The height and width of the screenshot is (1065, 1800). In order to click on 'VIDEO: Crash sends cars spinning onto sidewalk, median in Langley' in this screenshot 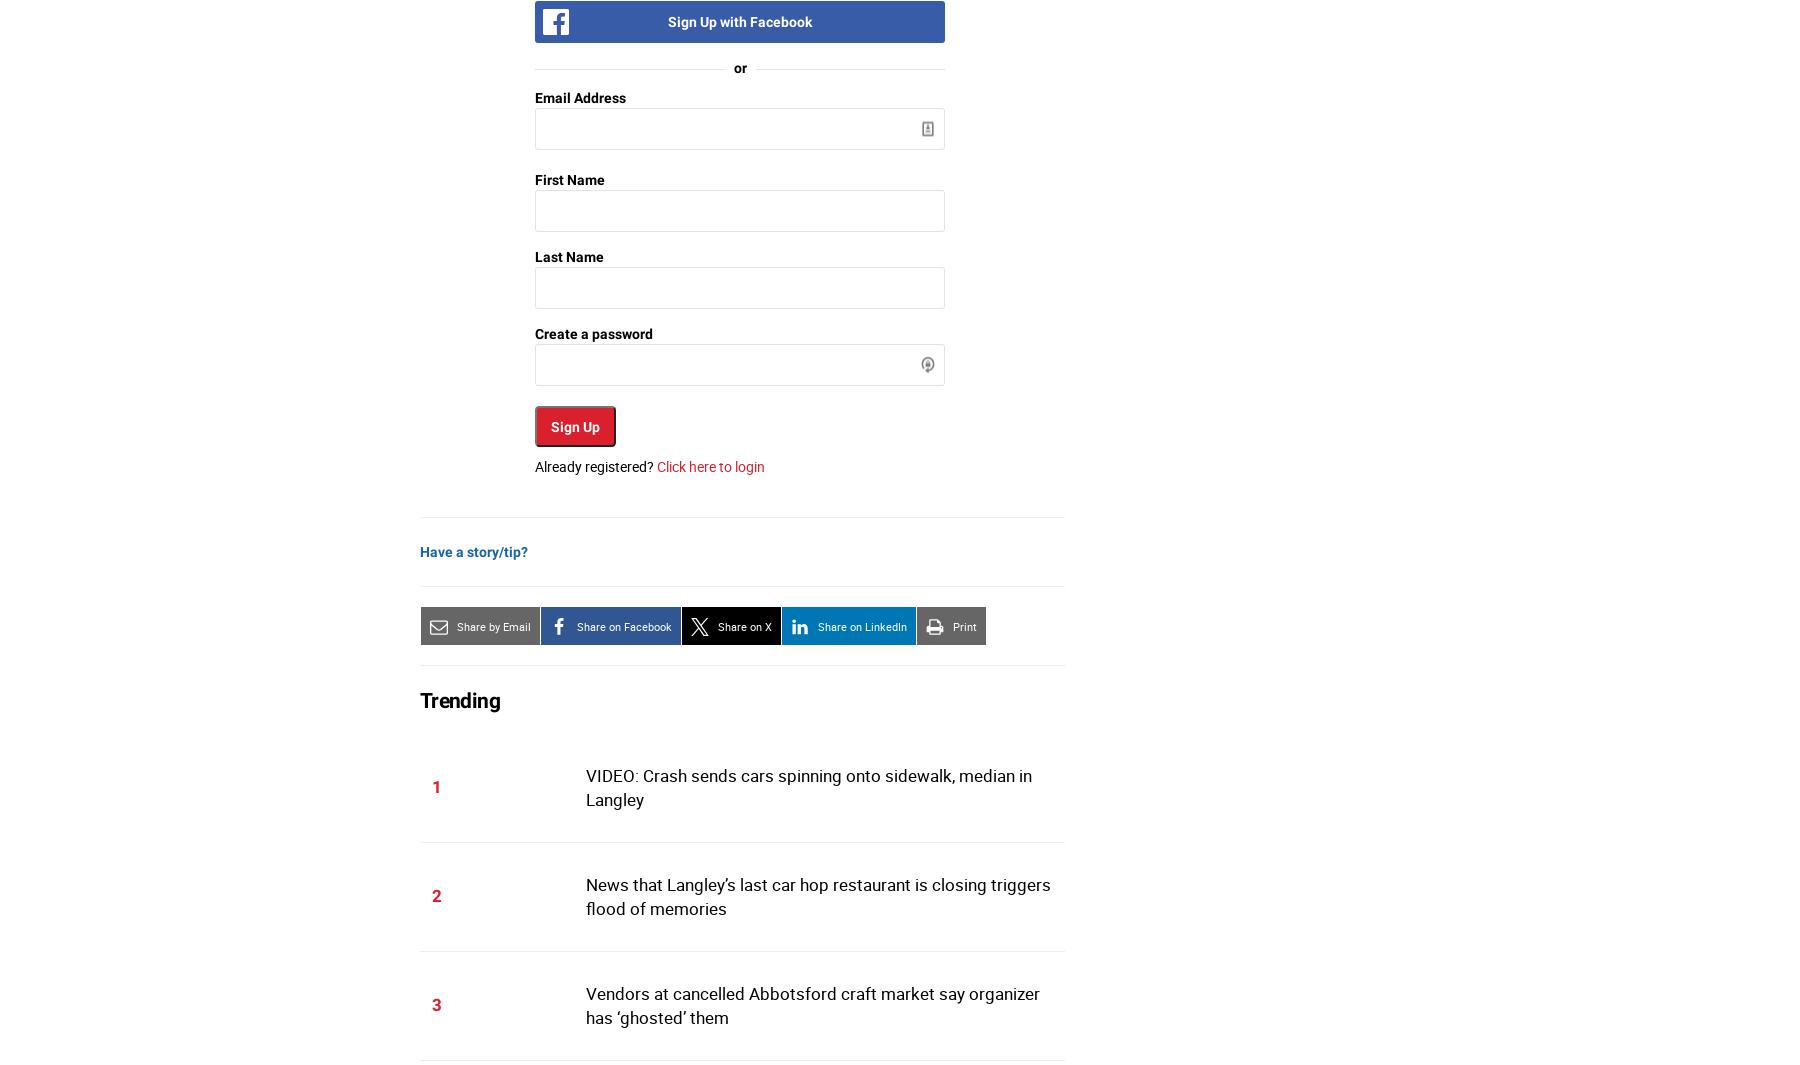, I will do `click(808, 786)`.